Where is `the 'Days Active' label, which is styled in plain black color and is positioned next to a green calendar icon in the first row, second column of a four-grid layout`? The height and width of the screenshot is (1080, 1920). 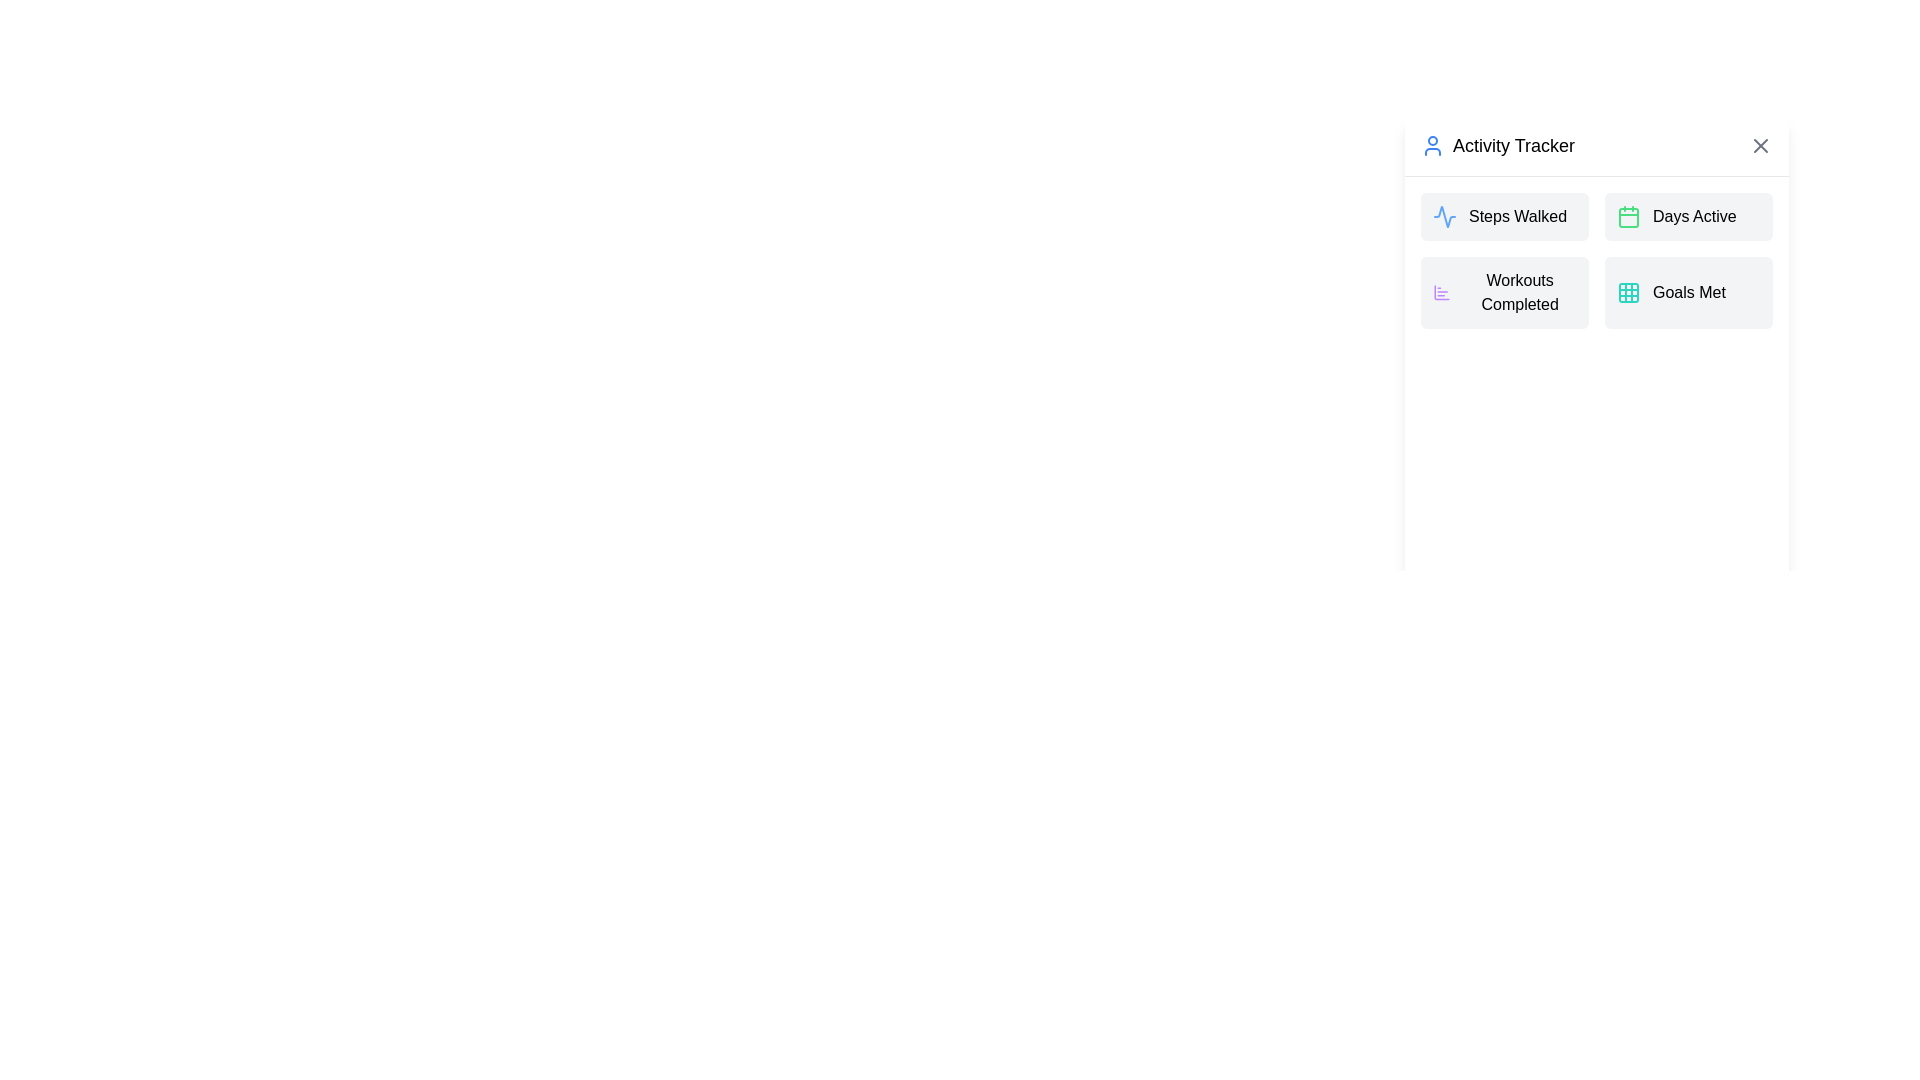 the 'Days Active' label, which is styled in plain black color and is positioned next to a green calendar icon in the first row, second column of a four-grid layout is located at coordinates (1693, 216).